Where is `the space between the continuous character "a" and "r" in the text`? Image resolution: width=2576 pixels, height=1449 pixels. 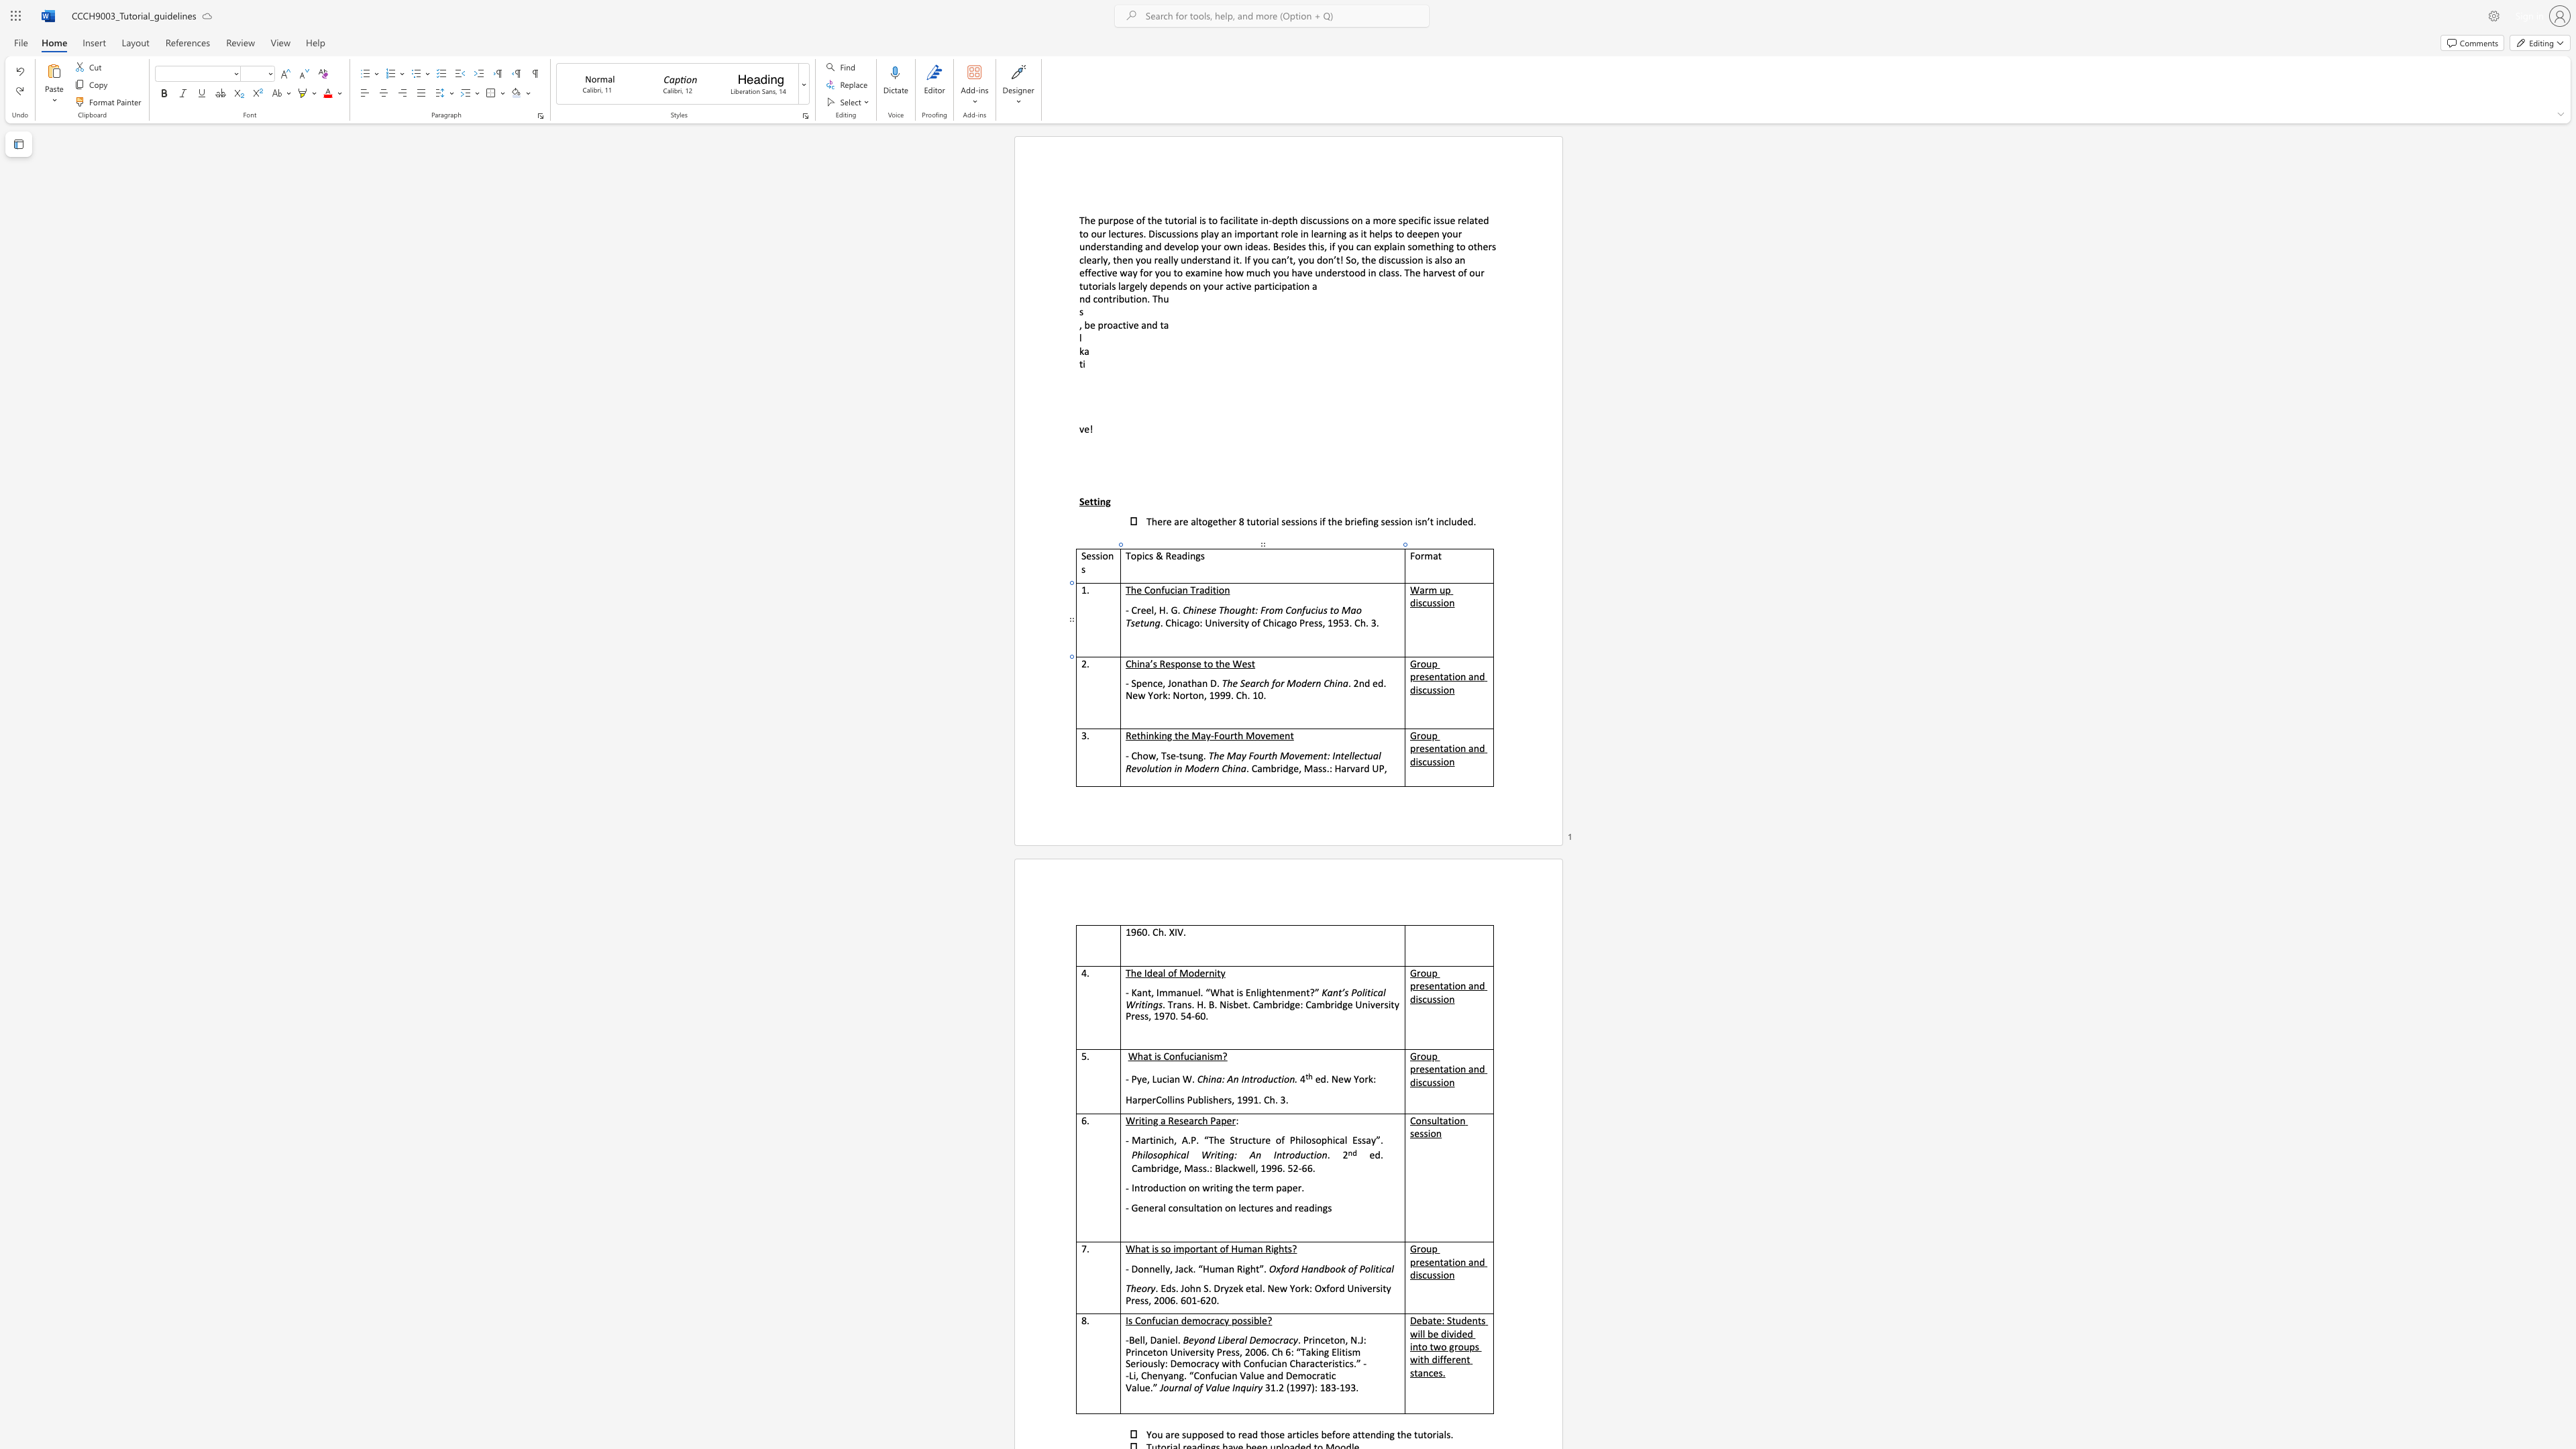 the space between the continuous character "a" and "r" in the text is located at coordinates (1424, 588).